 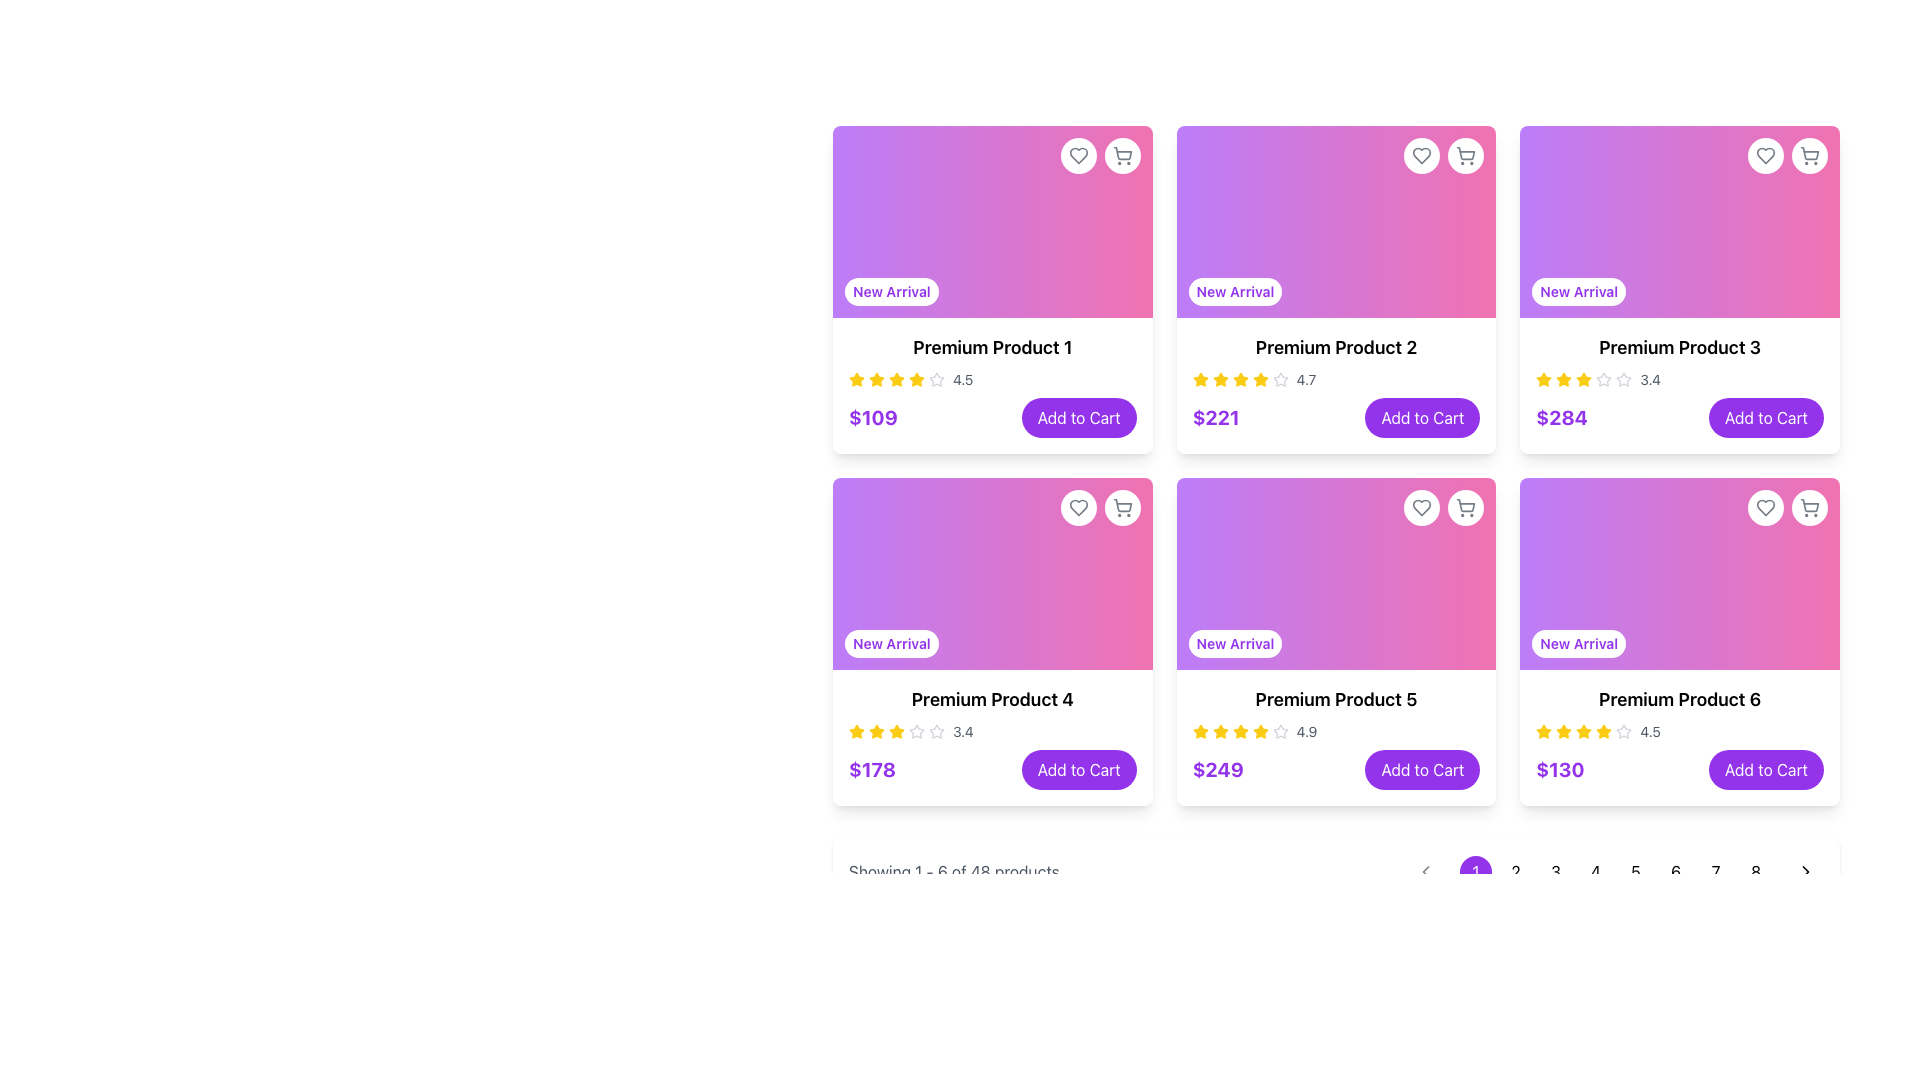 I want to click on the circular button with a white background and a gray outlined heart icon, located at the top-right corner of the card for 'Premium Product 6', positioned left of the shopping cart icon, so click(x=1766, y=507).